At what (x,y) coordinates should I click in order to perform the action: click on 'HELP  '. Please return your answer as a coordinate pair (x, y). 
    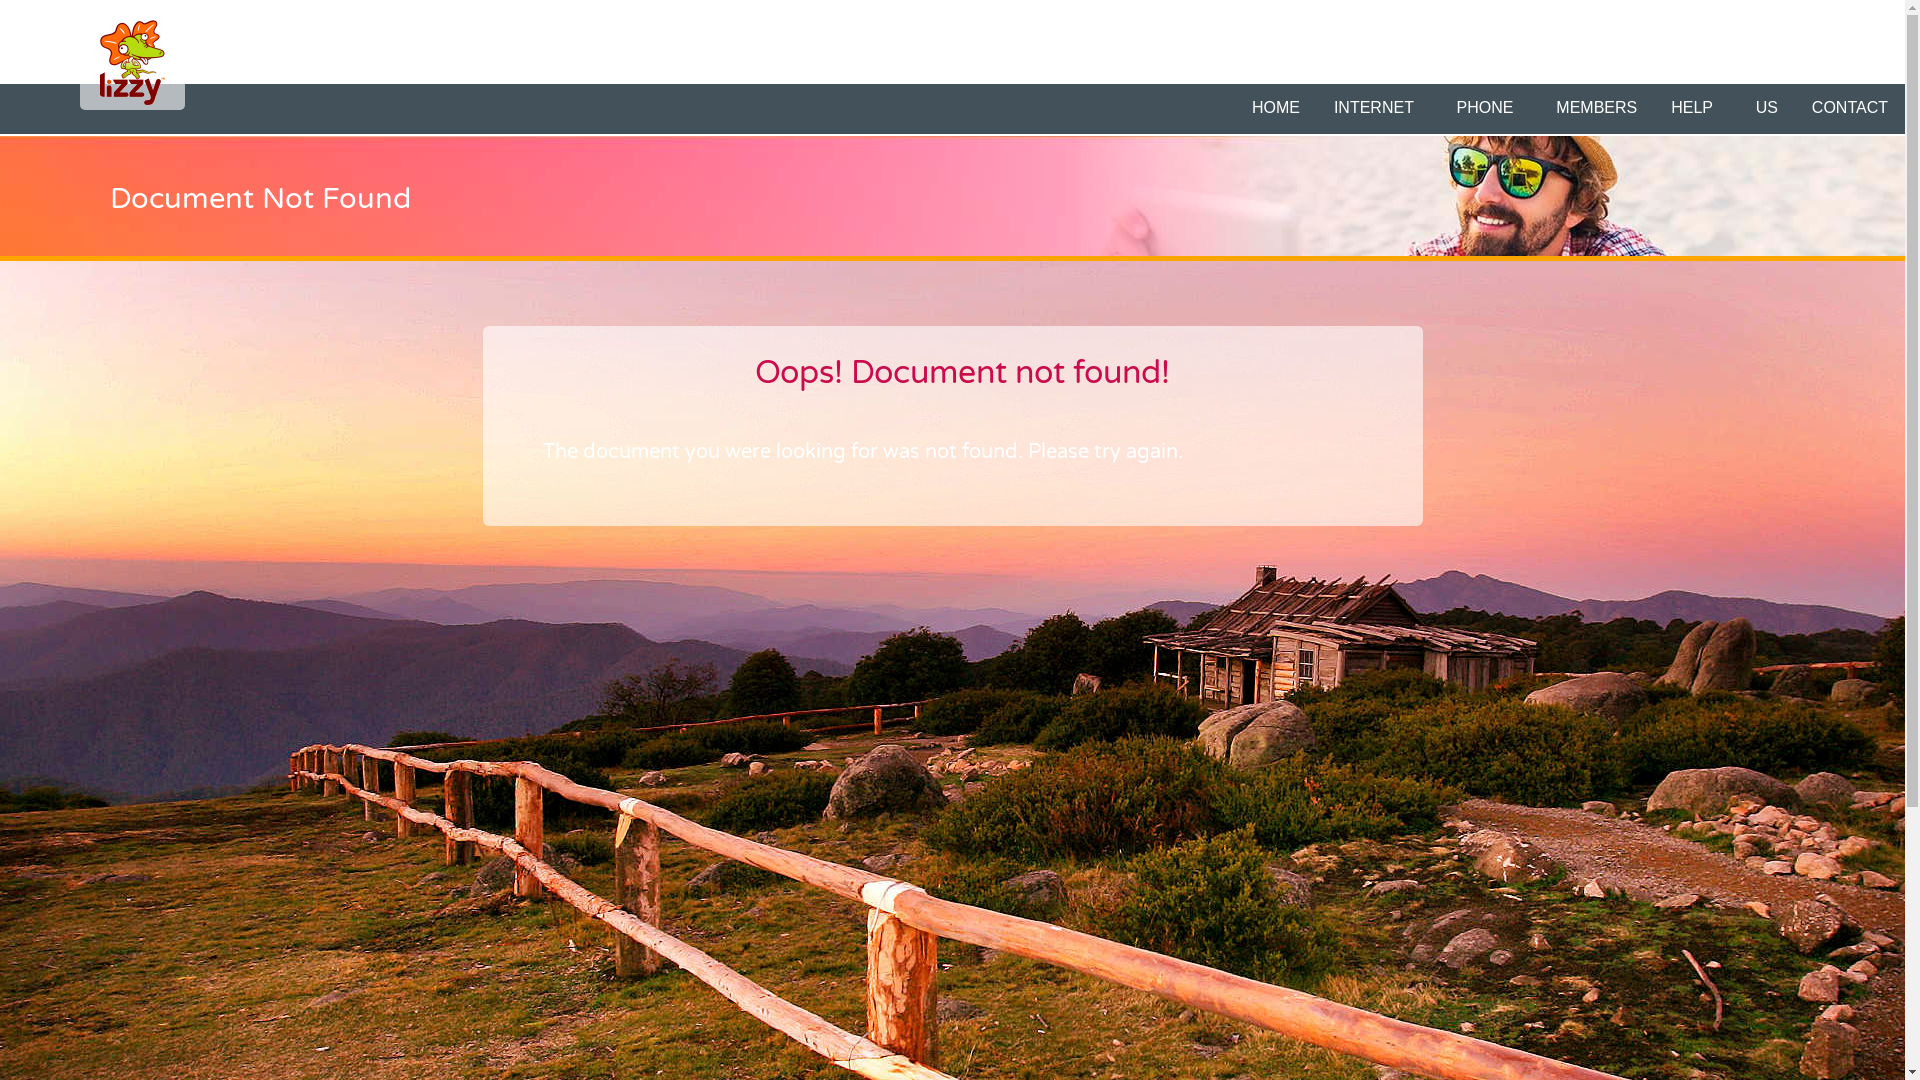
    Looking at the image, I should click on (1694, 108).